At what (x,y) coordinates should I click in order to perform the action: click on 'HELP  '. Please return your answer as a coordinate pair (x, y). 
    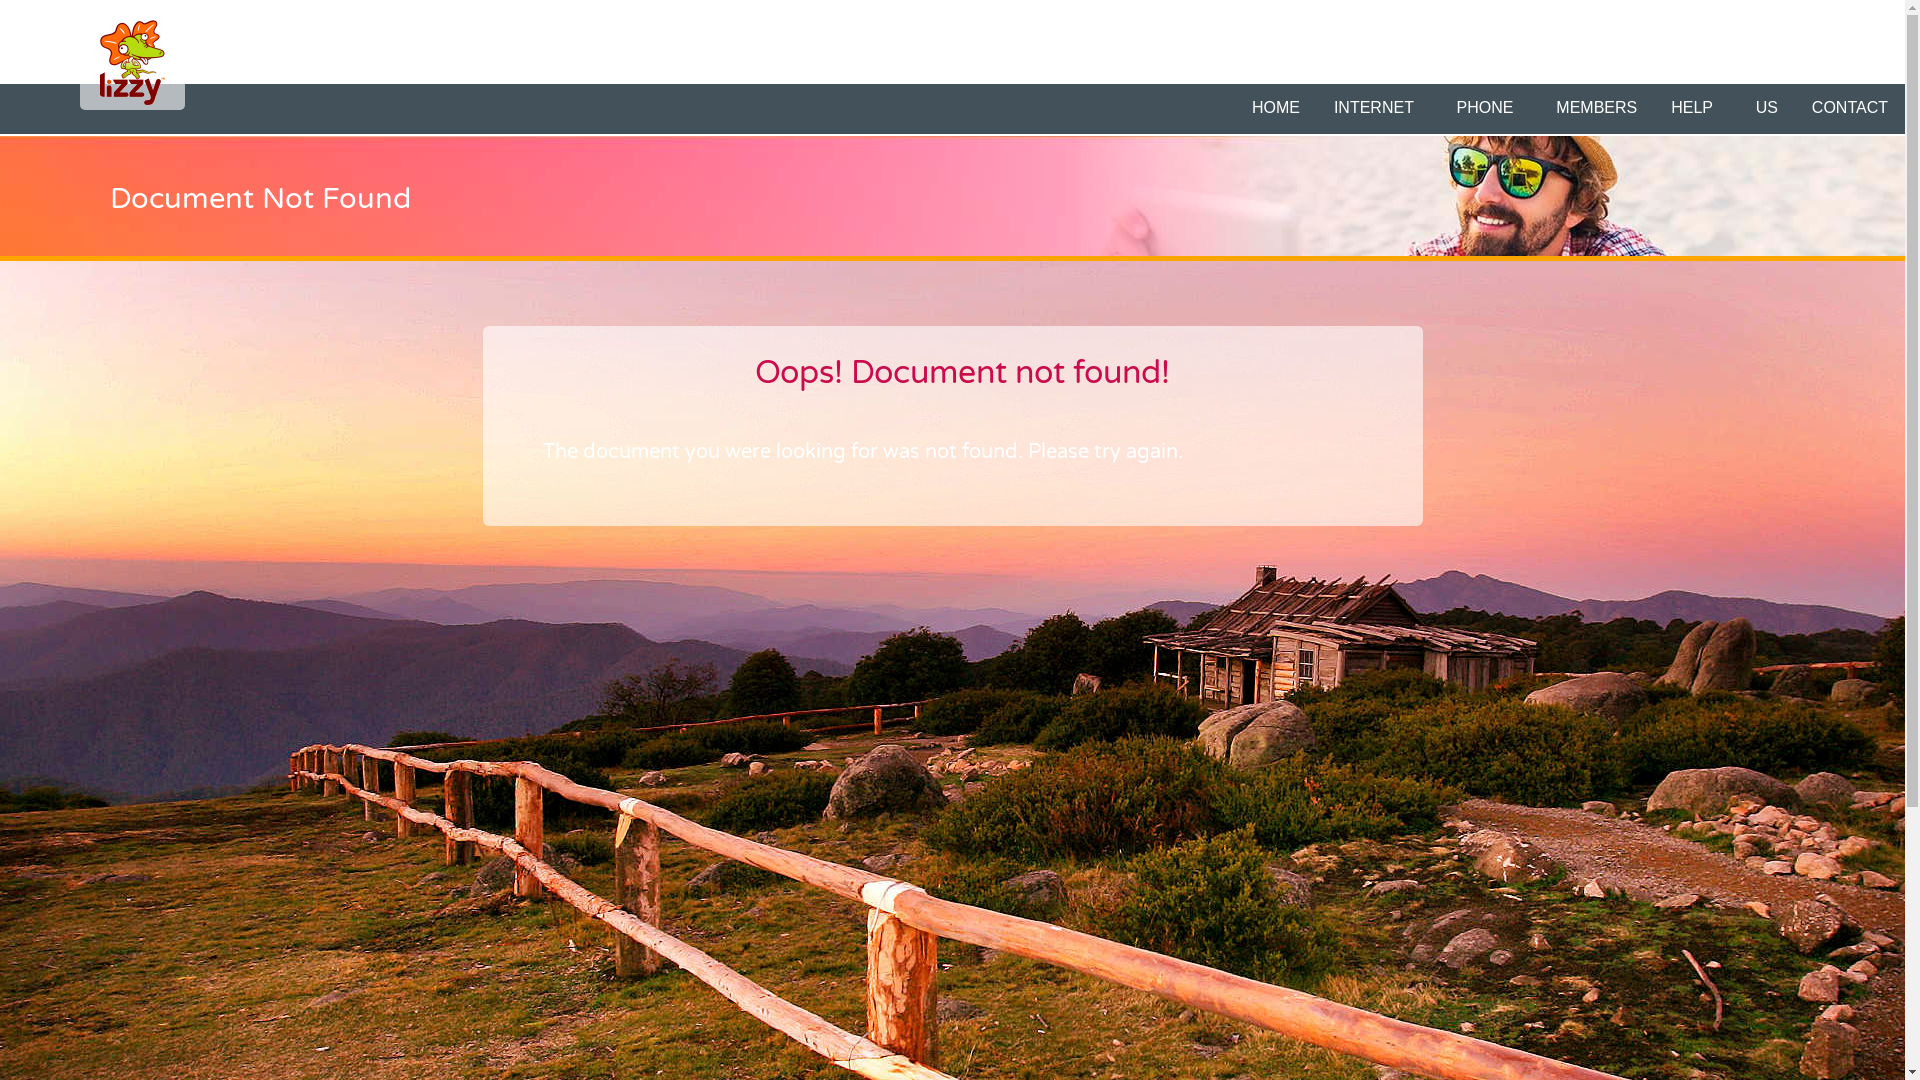
    Looking at the image, I should click on (1694, 108).